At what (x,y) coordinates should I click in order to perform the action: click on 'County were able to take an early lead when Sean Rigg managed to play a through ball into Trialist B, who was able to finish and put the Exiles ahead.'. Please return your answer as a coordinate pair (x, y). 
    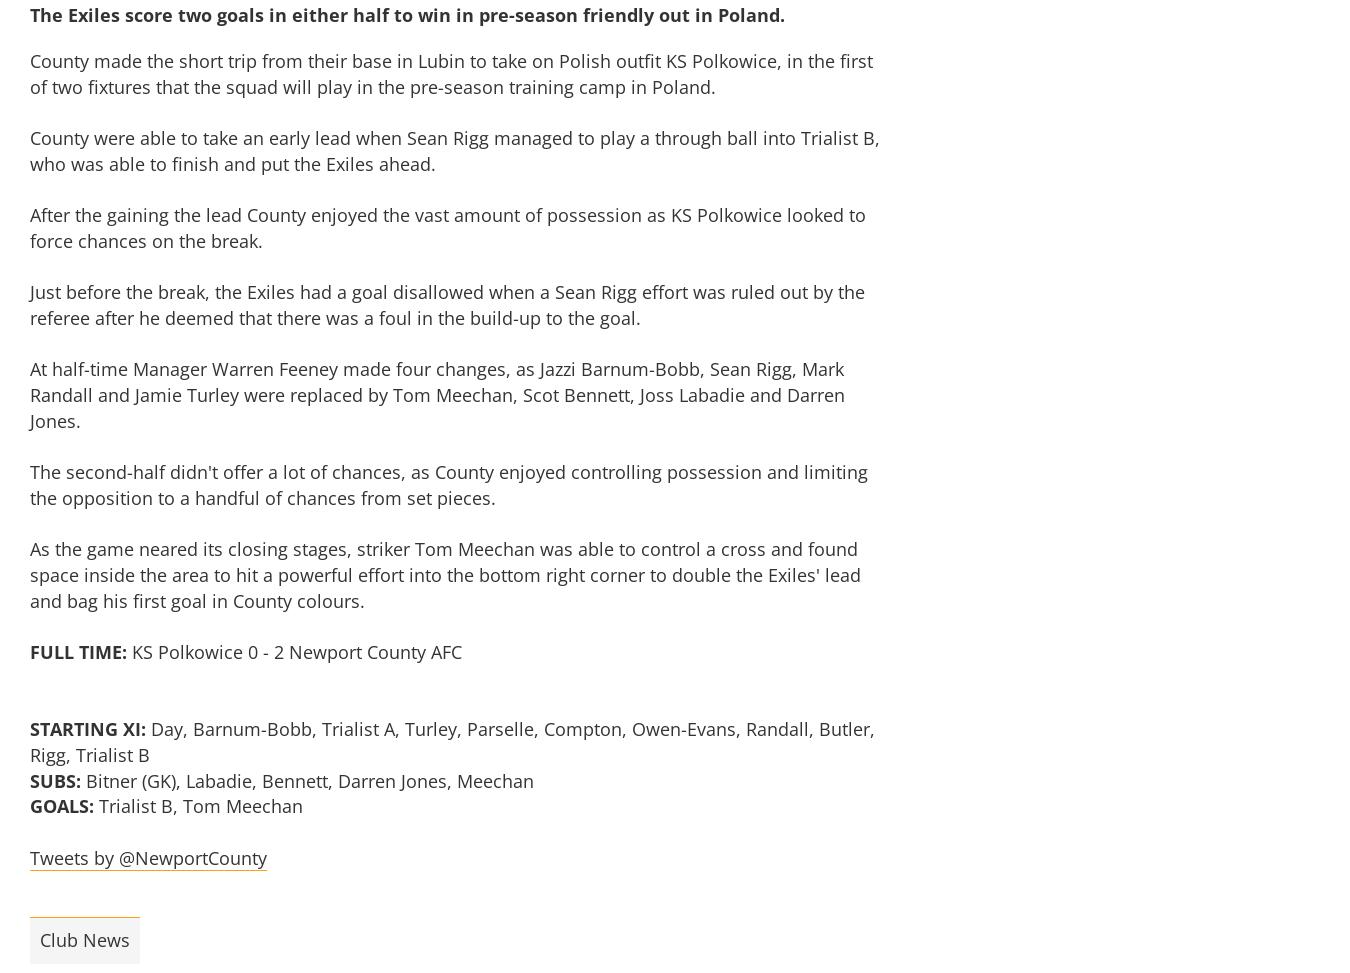
    Looking at the image, I should click on (453, 150).